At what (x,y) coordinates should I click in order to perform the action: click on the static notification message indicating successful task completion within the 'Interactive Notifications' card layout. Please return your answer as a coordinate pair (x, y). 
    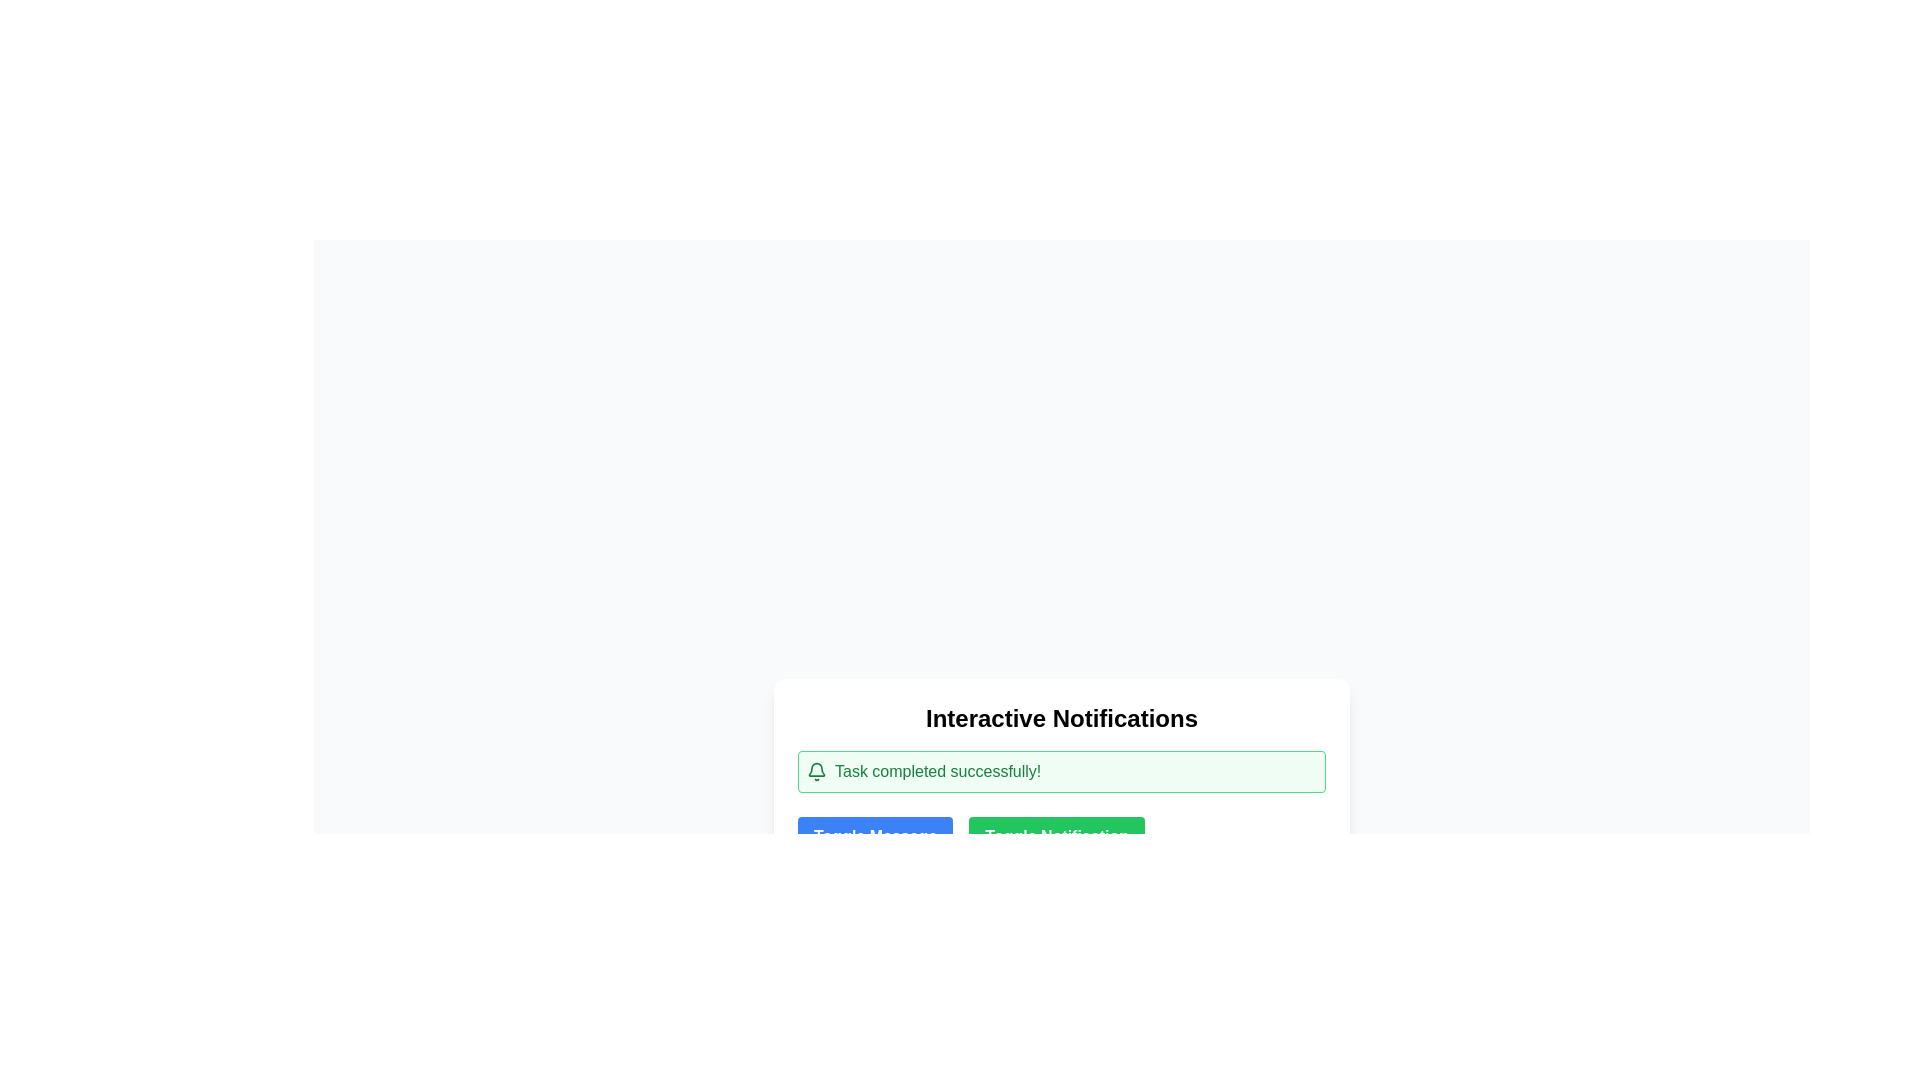
    Looking at the image, I should click on (1060, 770).